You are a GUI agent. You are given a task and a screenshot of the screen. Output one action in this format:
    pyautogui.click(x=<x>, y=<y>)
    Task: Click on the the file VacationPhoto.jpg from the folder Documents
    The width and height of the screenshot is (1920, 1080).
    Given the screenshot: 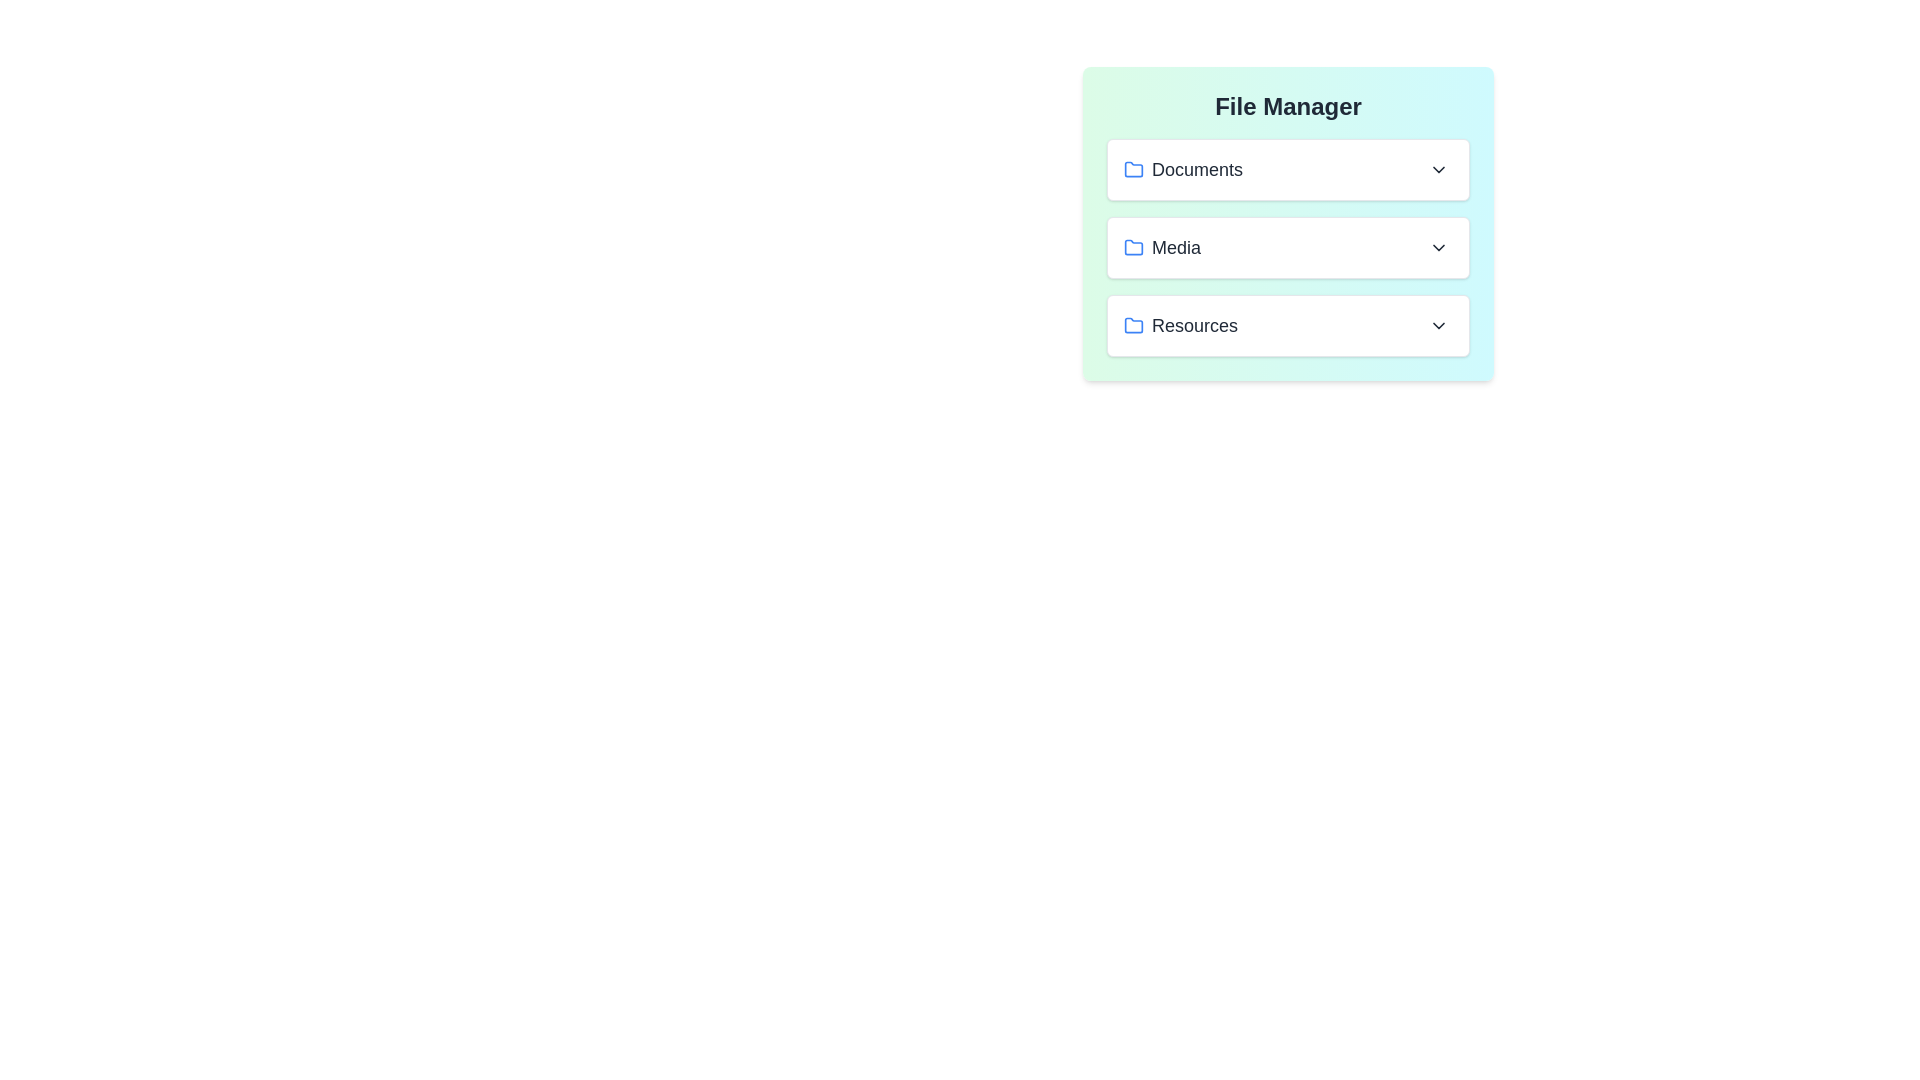 What is the action you would take?
    pyautogui.click(x=1288, y=168)
    